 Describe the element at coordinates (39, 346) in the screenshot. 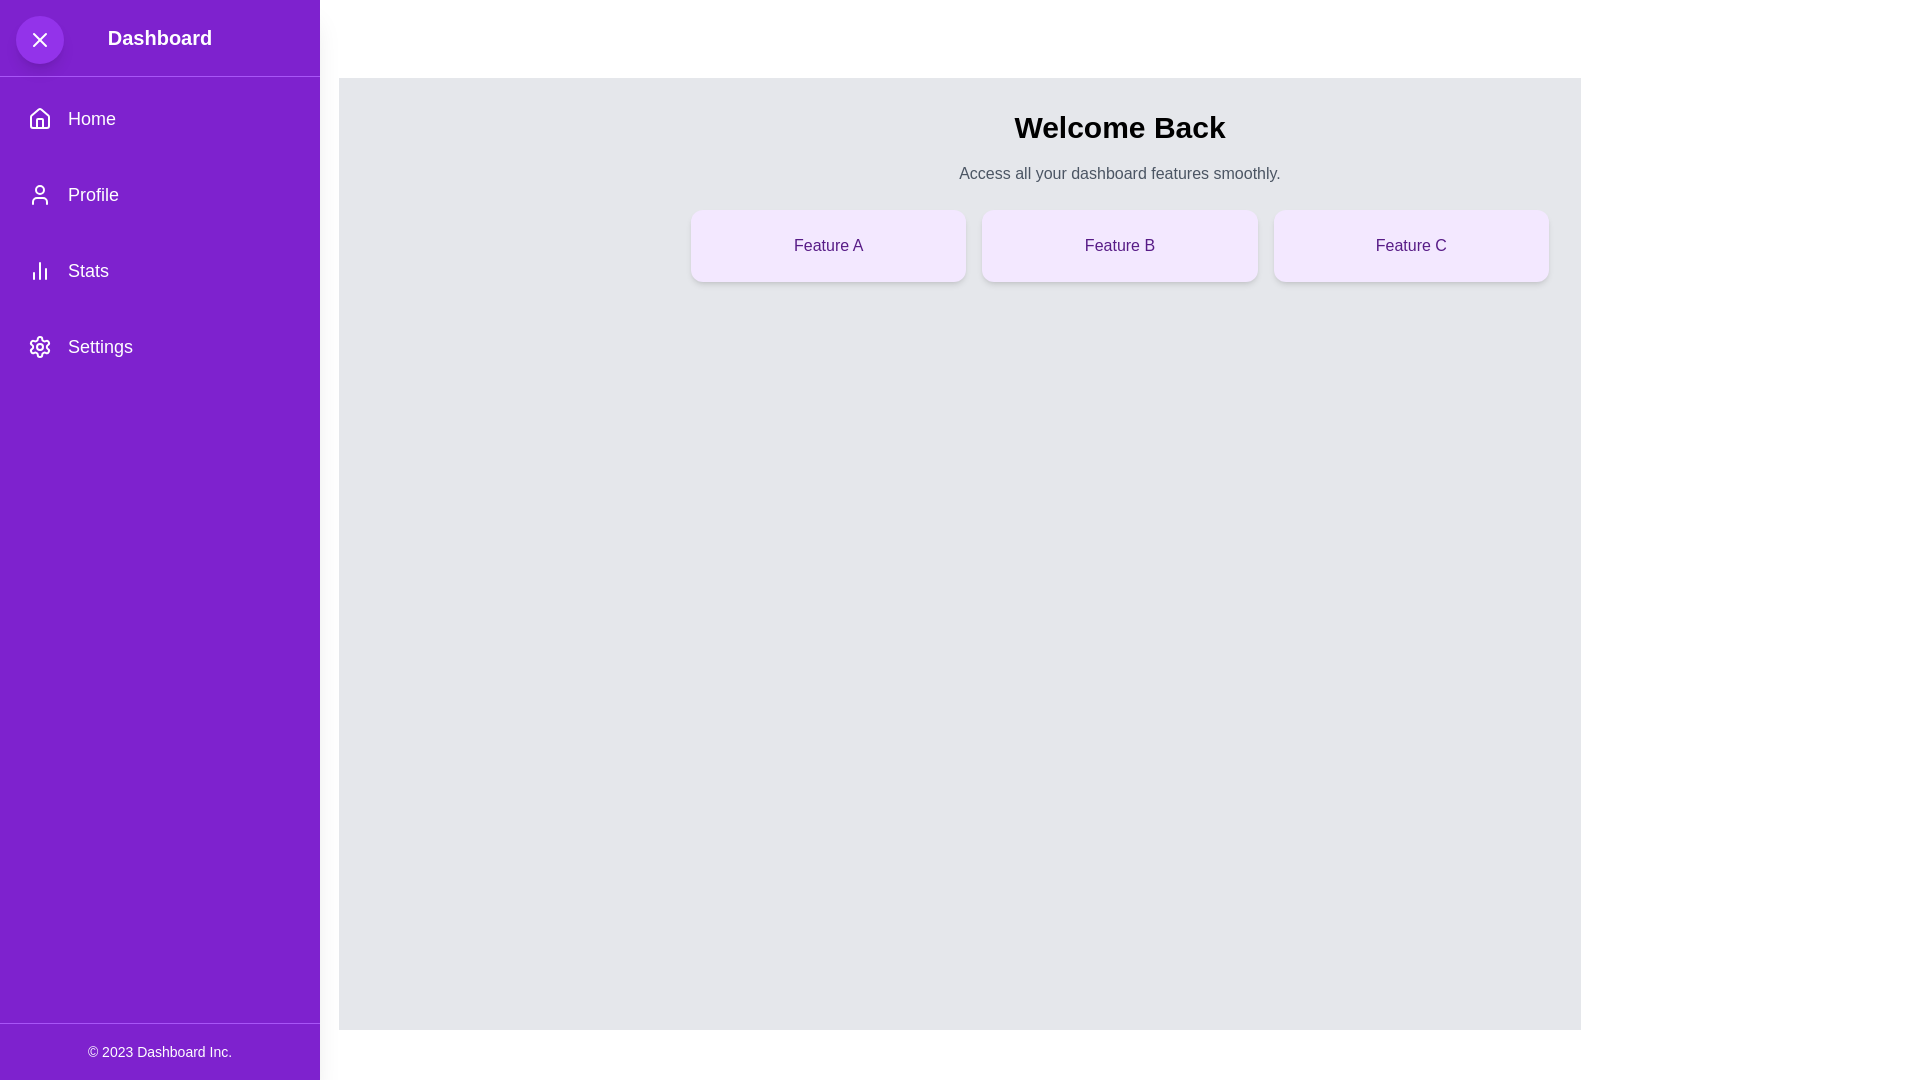

I see `the settings icon located in the left-side navigation bar, next to the 'Settings' text` at that location.